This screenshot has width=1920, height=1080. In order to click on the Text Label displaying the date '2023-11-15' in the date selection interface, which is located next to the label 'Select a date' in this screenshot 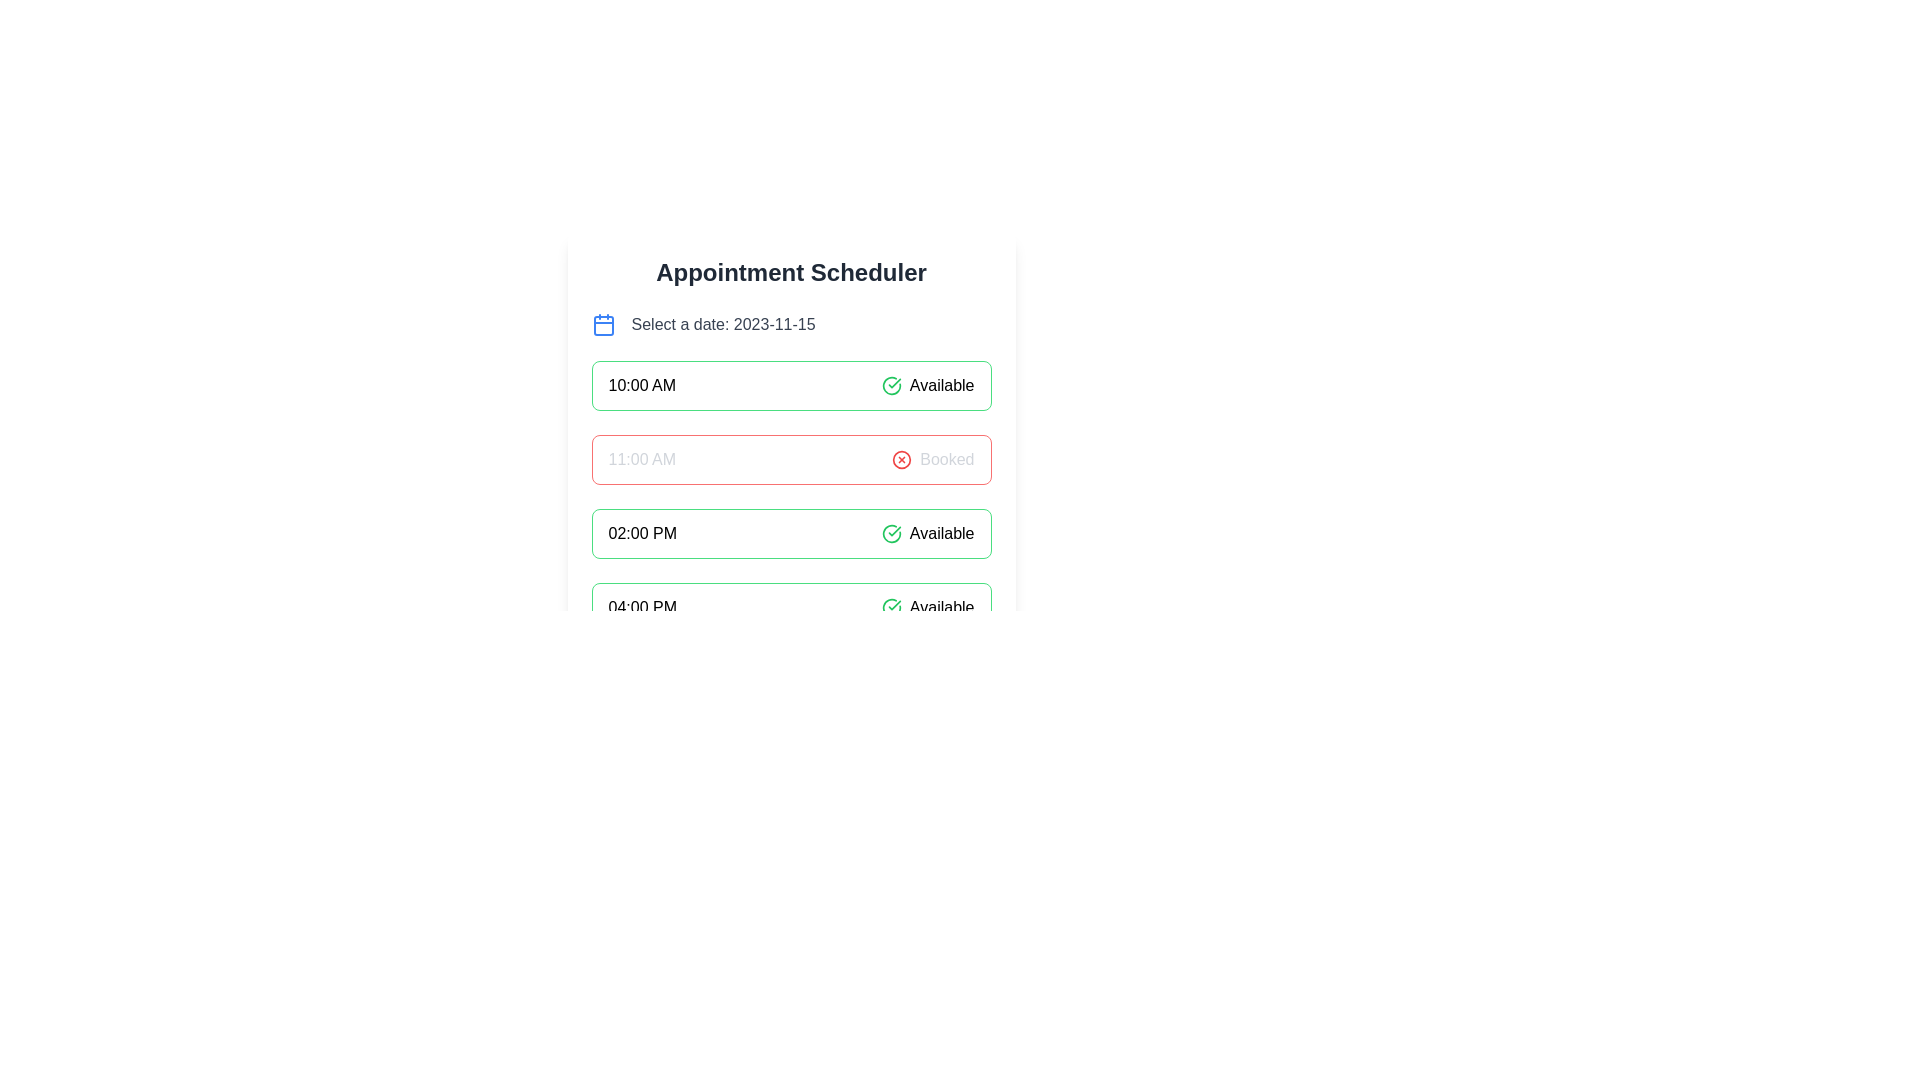, I will do `click(773, 323)`.